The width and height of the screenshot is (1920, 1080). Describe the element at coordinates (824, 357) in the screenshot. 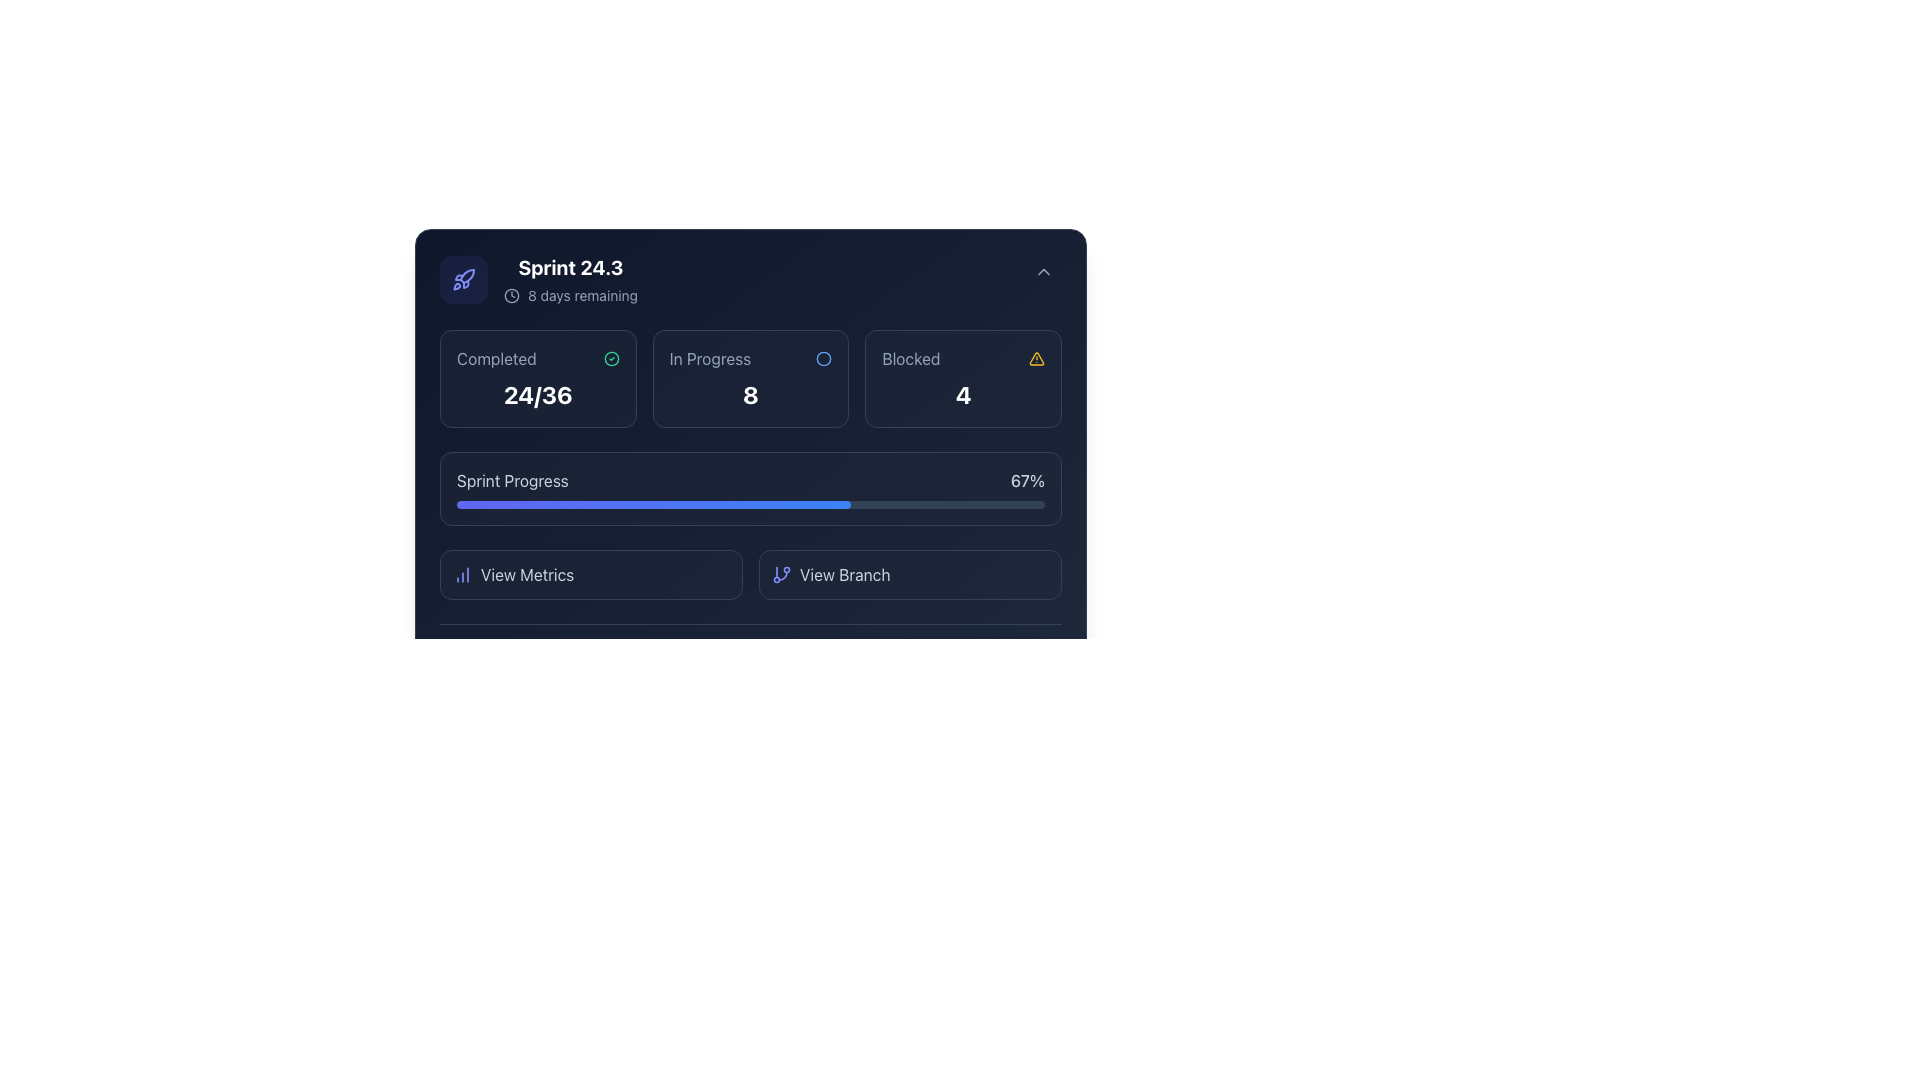

I see `the small circular icon with a blue border, which indicates 'In Progress' status, centered above the number '8'` at that location.